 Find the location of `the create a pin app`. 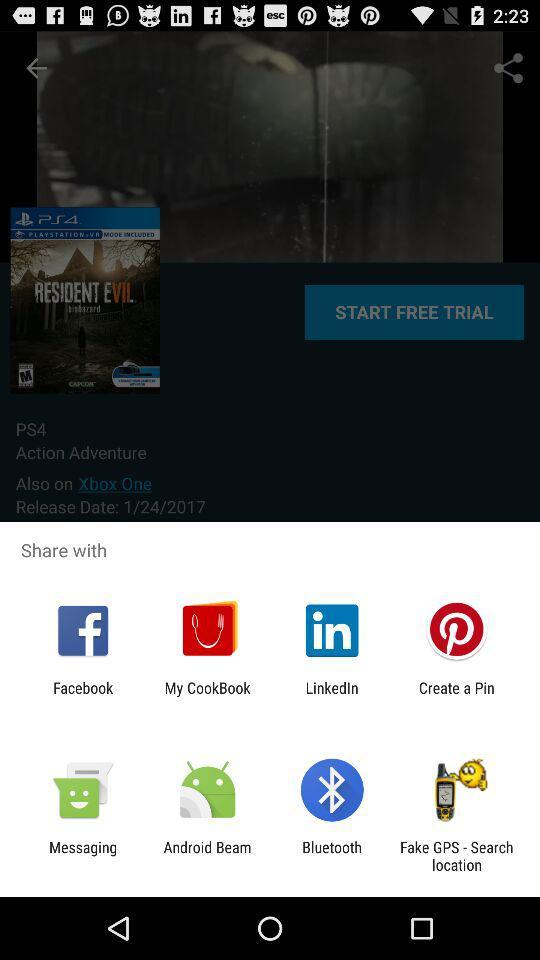

the create a pin app is located at coordinates (456, 696).